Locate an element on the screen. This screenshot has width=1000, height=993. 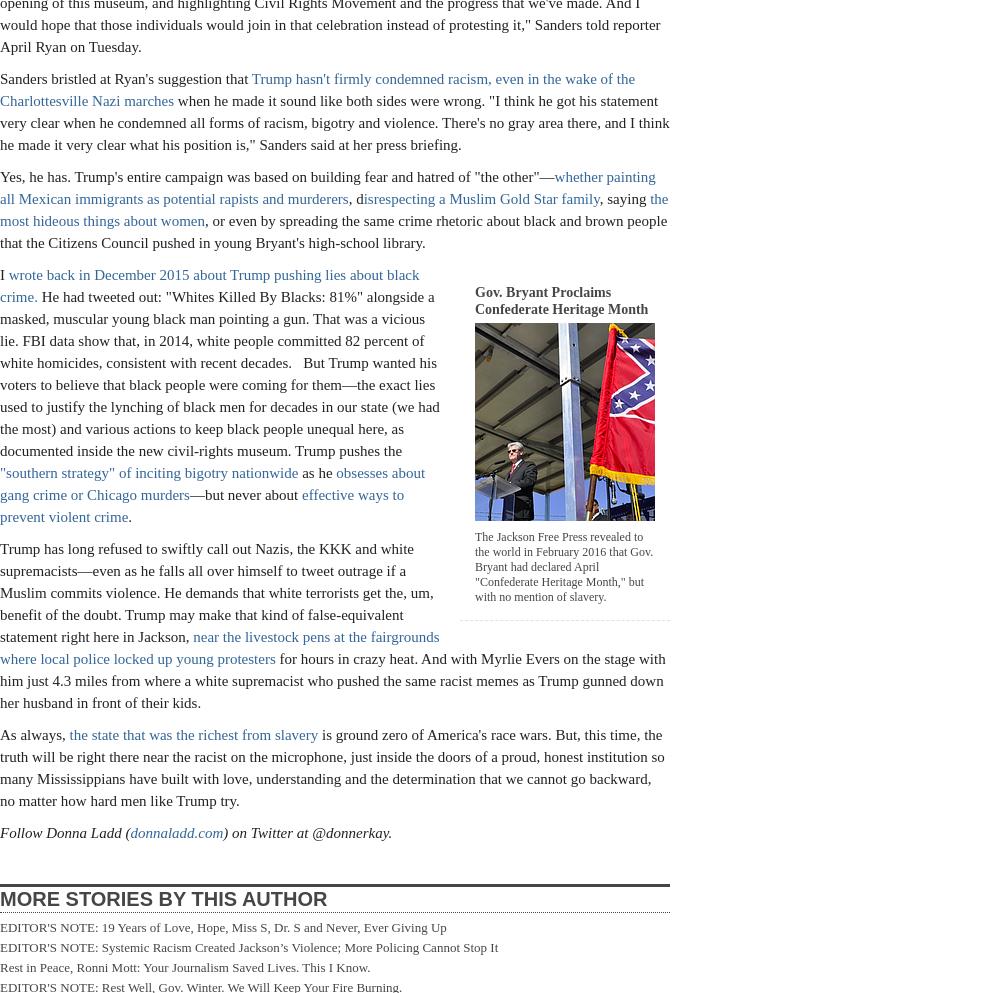
') on Twitter at @donnerkay.' is located at coordinates (307, 832).